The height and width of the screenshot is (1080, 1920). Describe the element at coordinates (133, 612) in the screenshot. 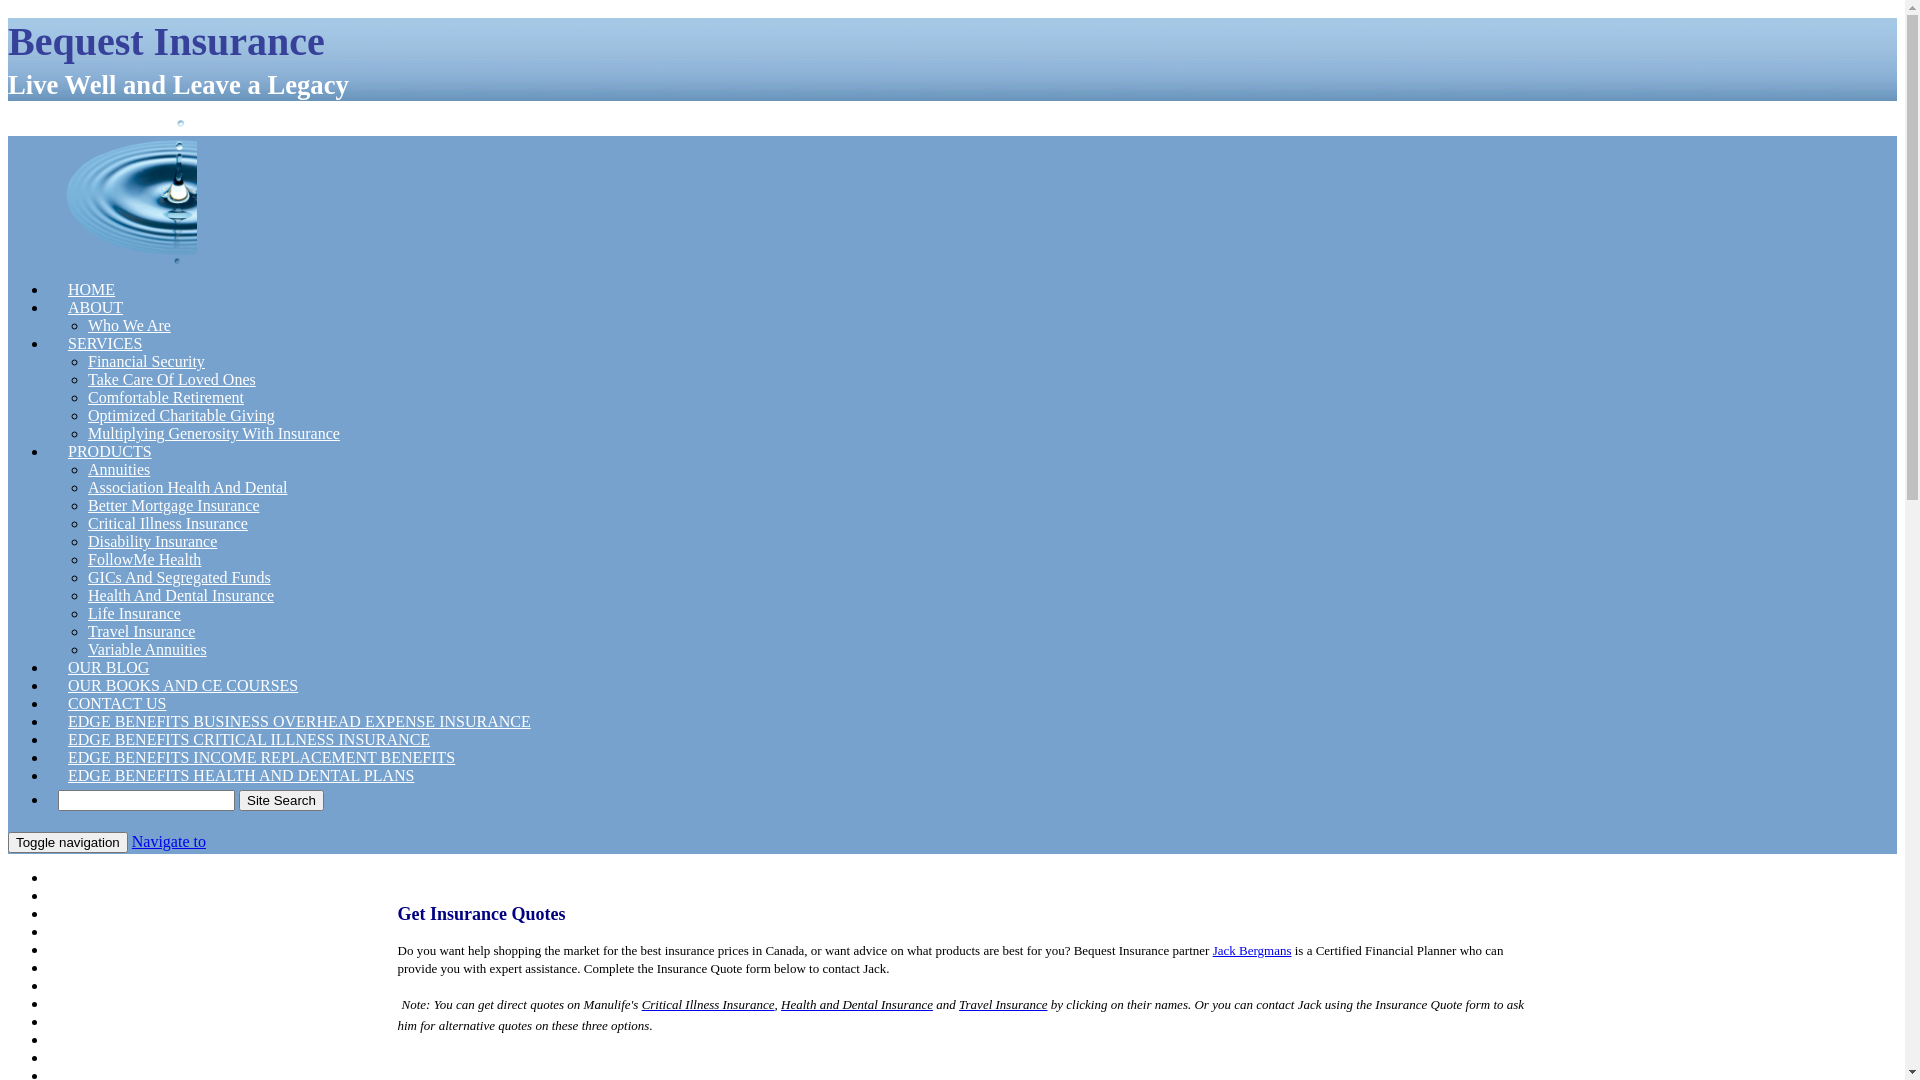

I see `'Life Insurance'` at that location.